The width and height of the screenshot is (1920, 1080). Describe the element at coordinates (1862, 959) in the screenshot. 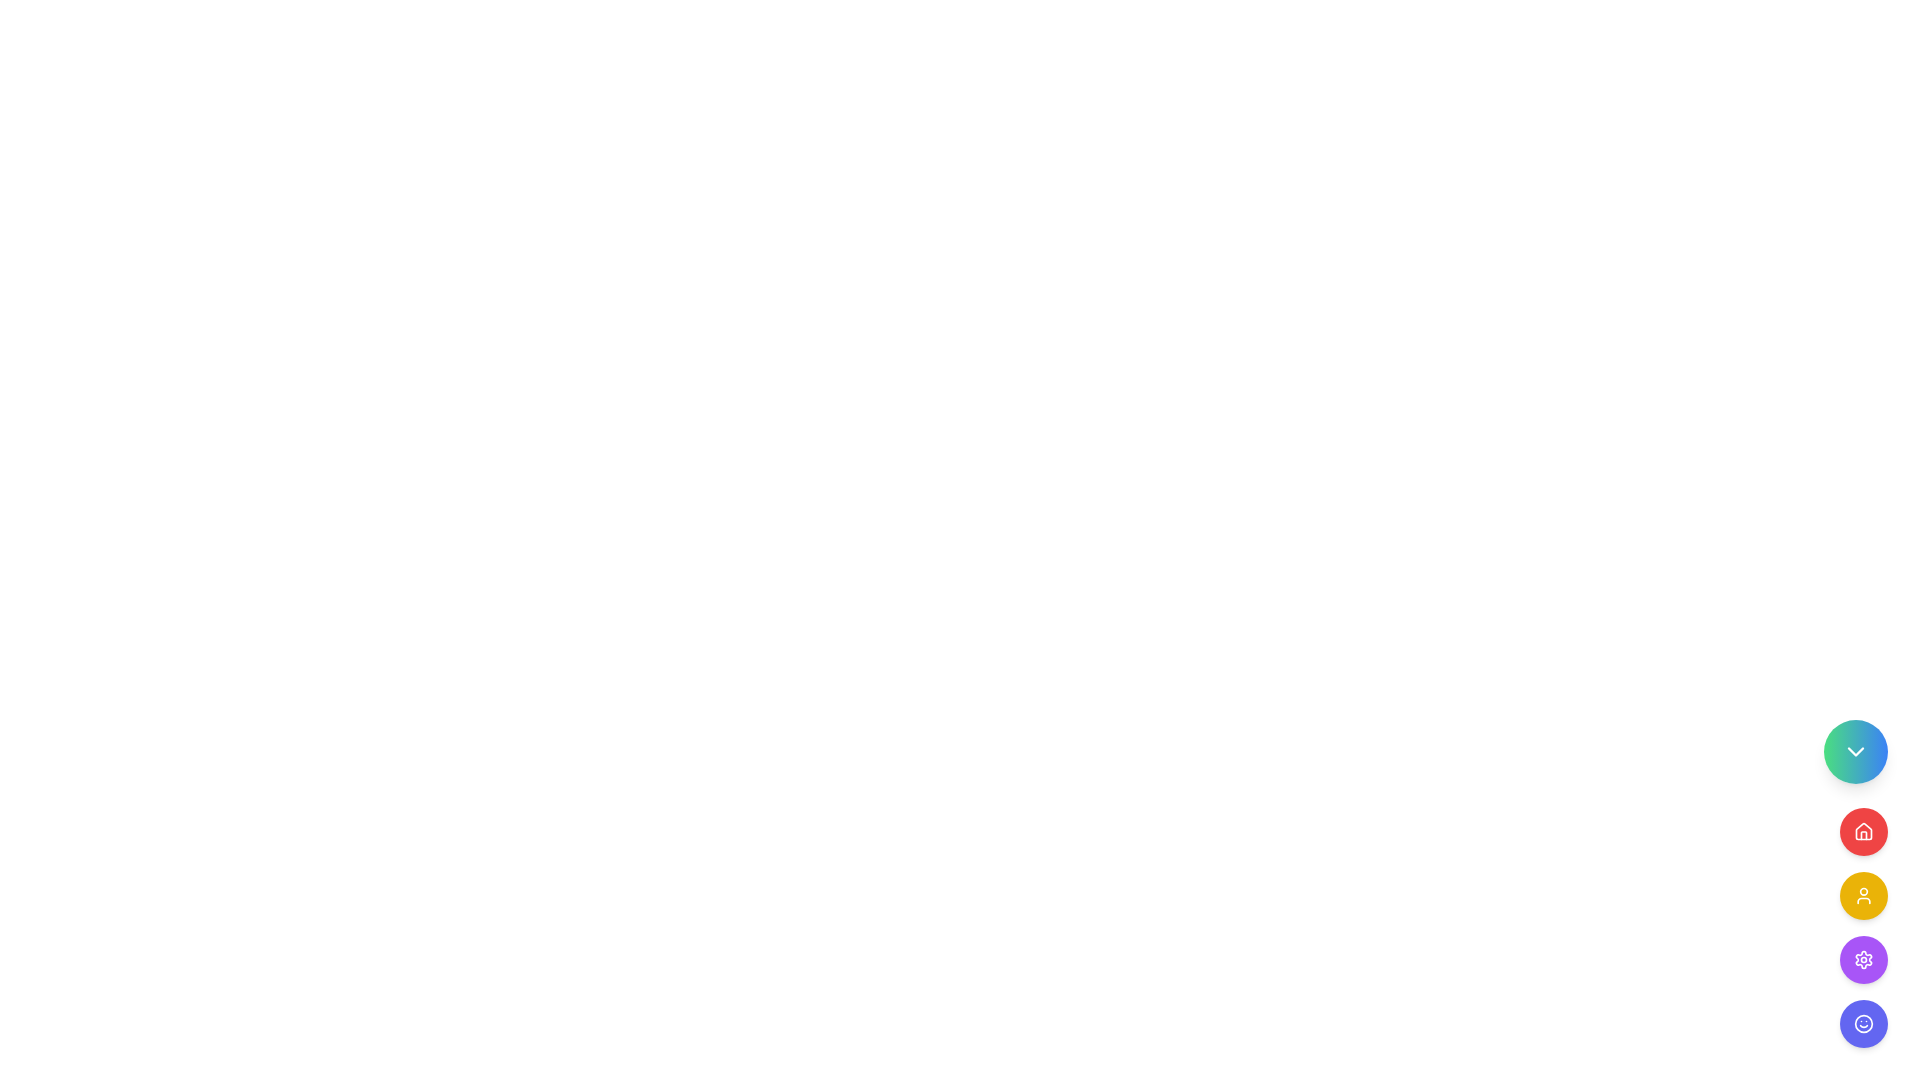

I see `the fourth circular button` at that location.